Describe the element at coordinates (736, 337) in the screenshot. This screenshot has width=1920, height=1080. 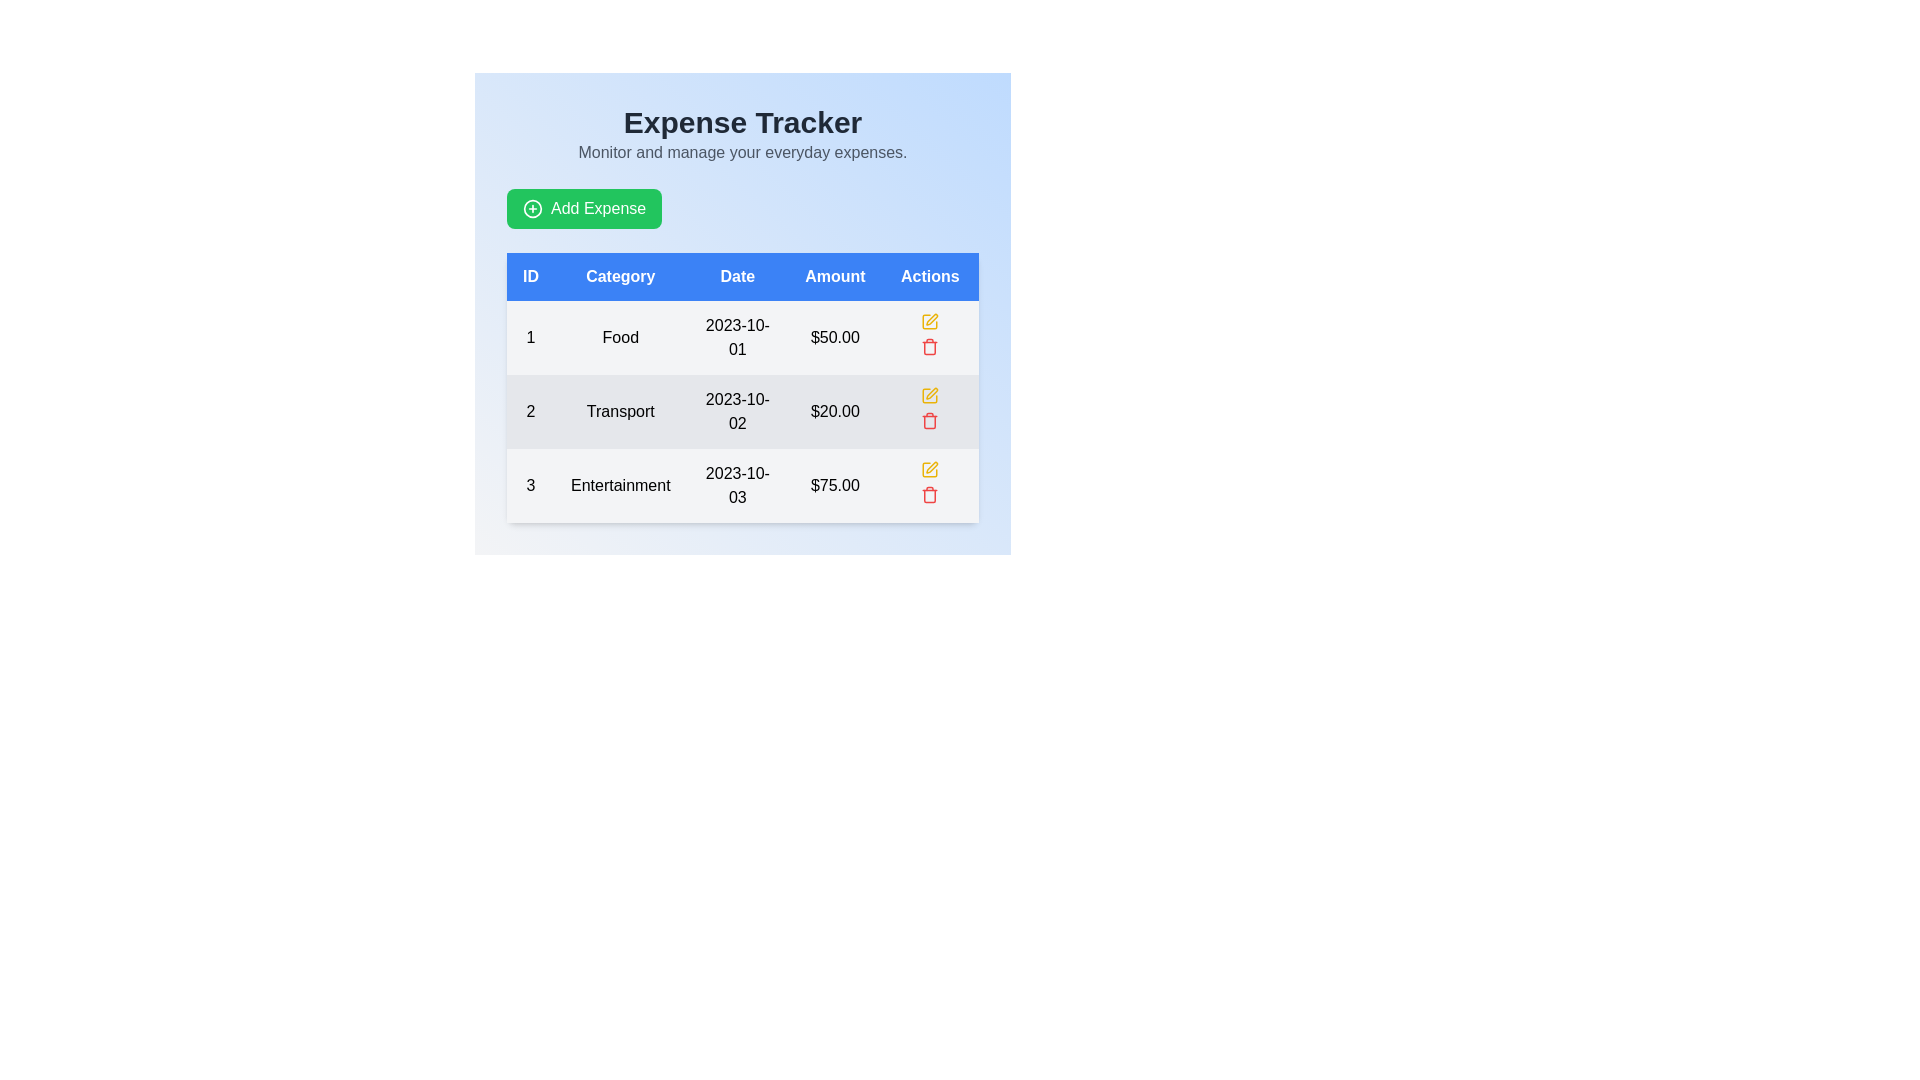
I see `the static text display showing the date in the third column of the first row of the table, located under the 'Date' header and to the left of the '$50.00' amount` at that location.